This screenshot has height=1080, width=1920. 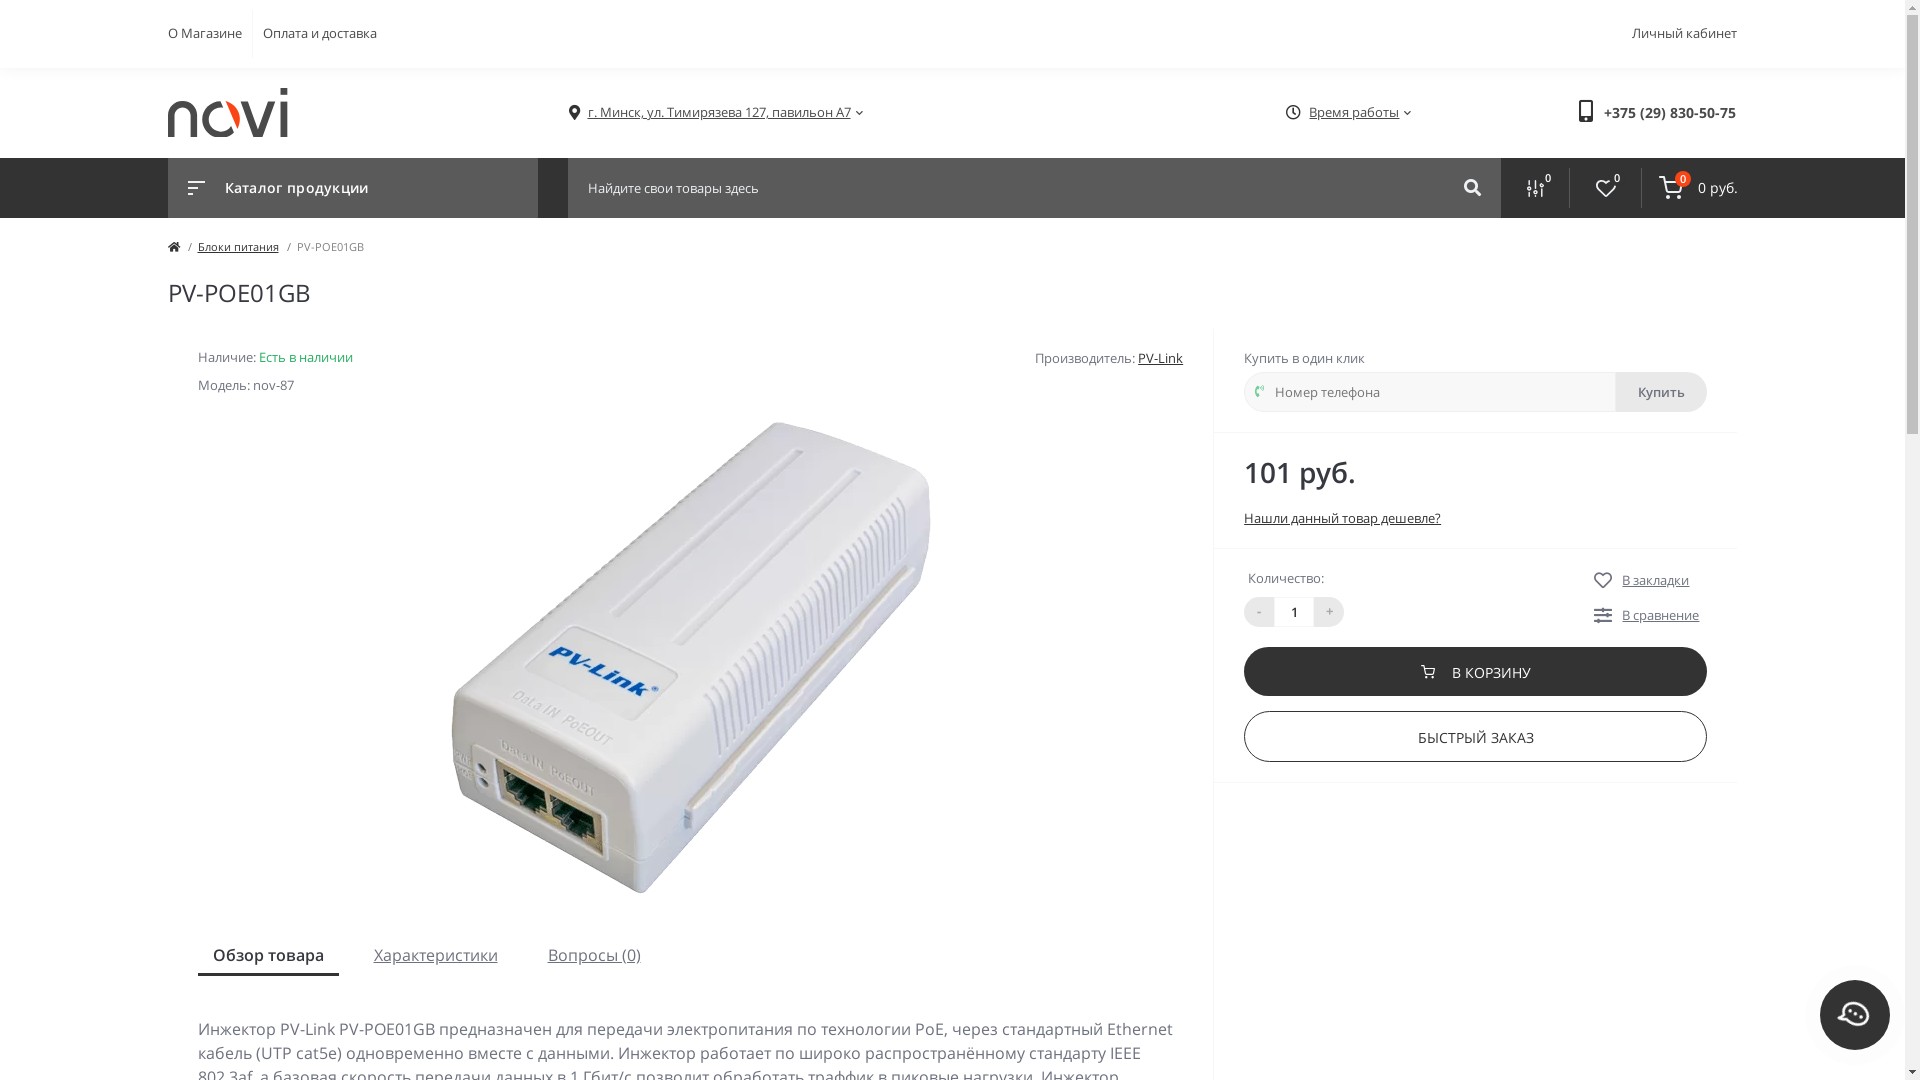 I want to click on '-', so click(x=1257, y=609).